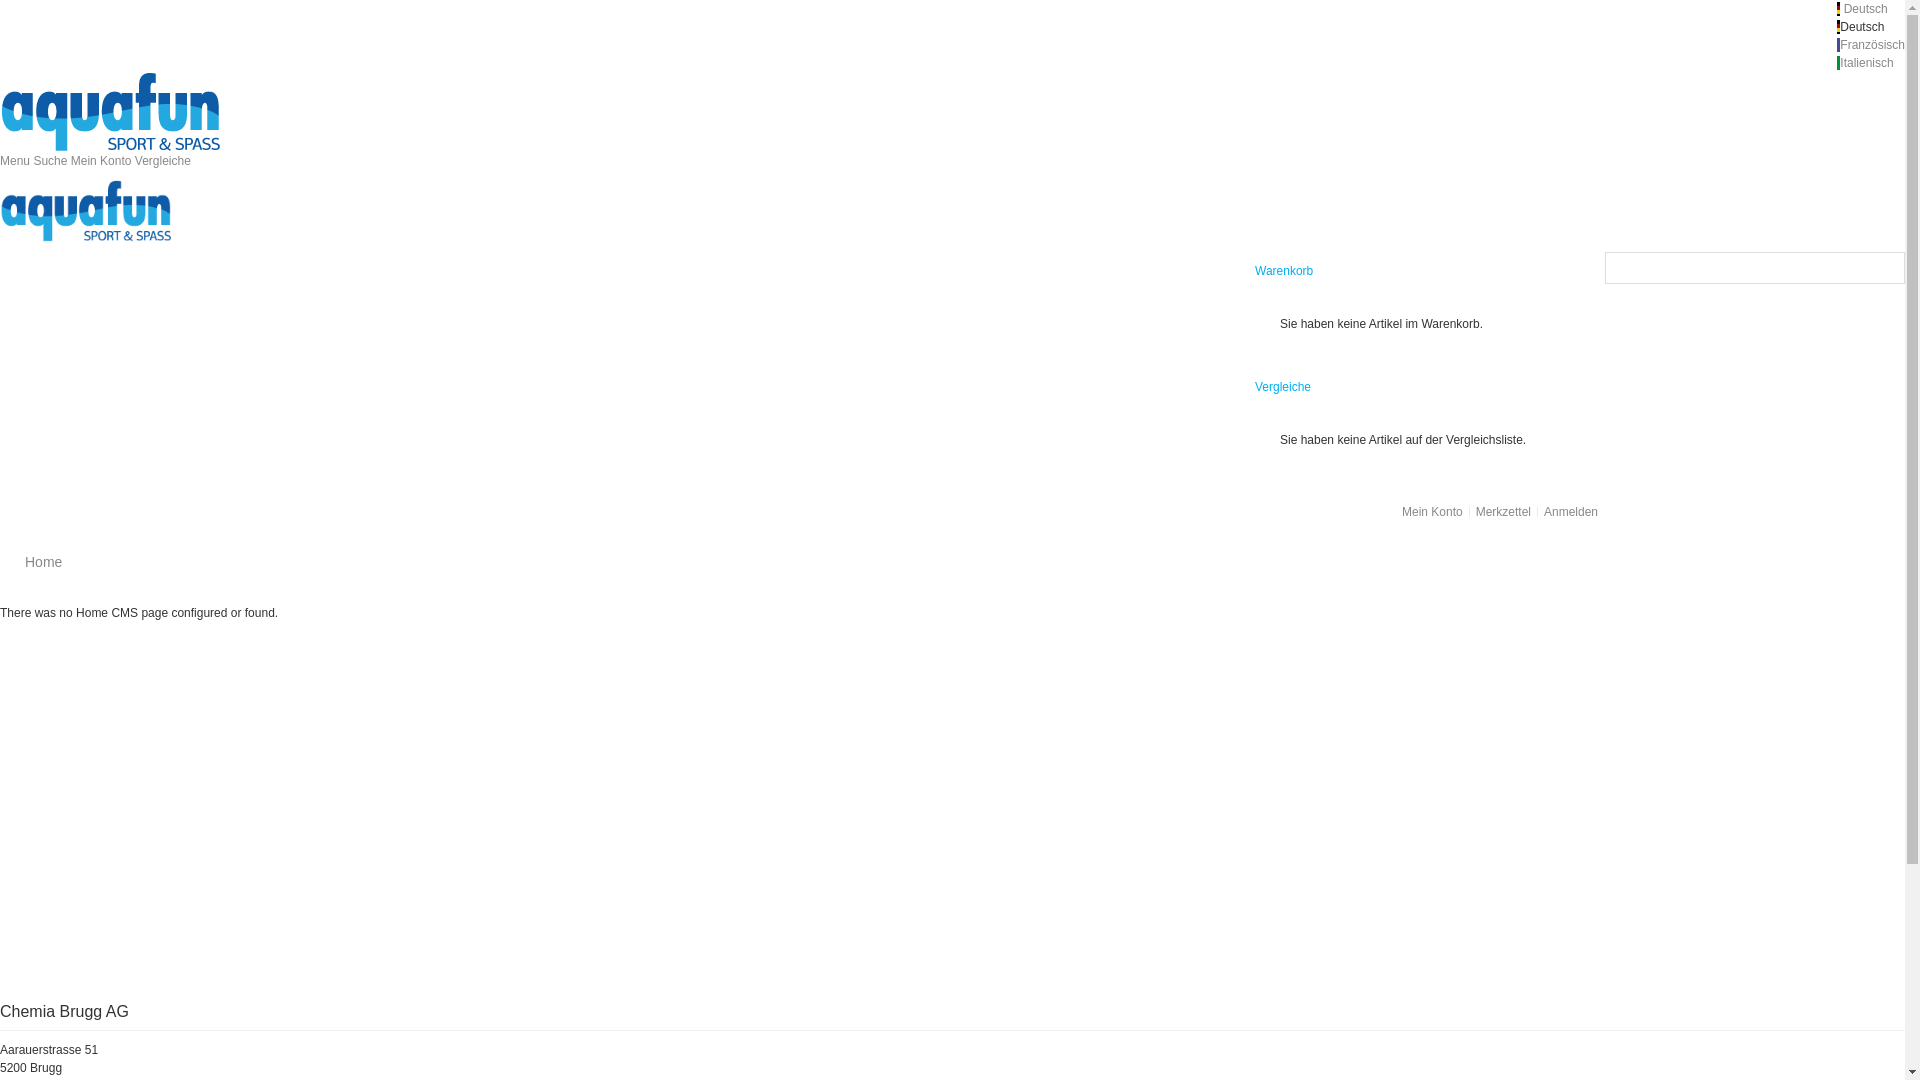 This screenshot has width=1920, height=1080. I want to click on ' Italienisch', so click(1864, 61).